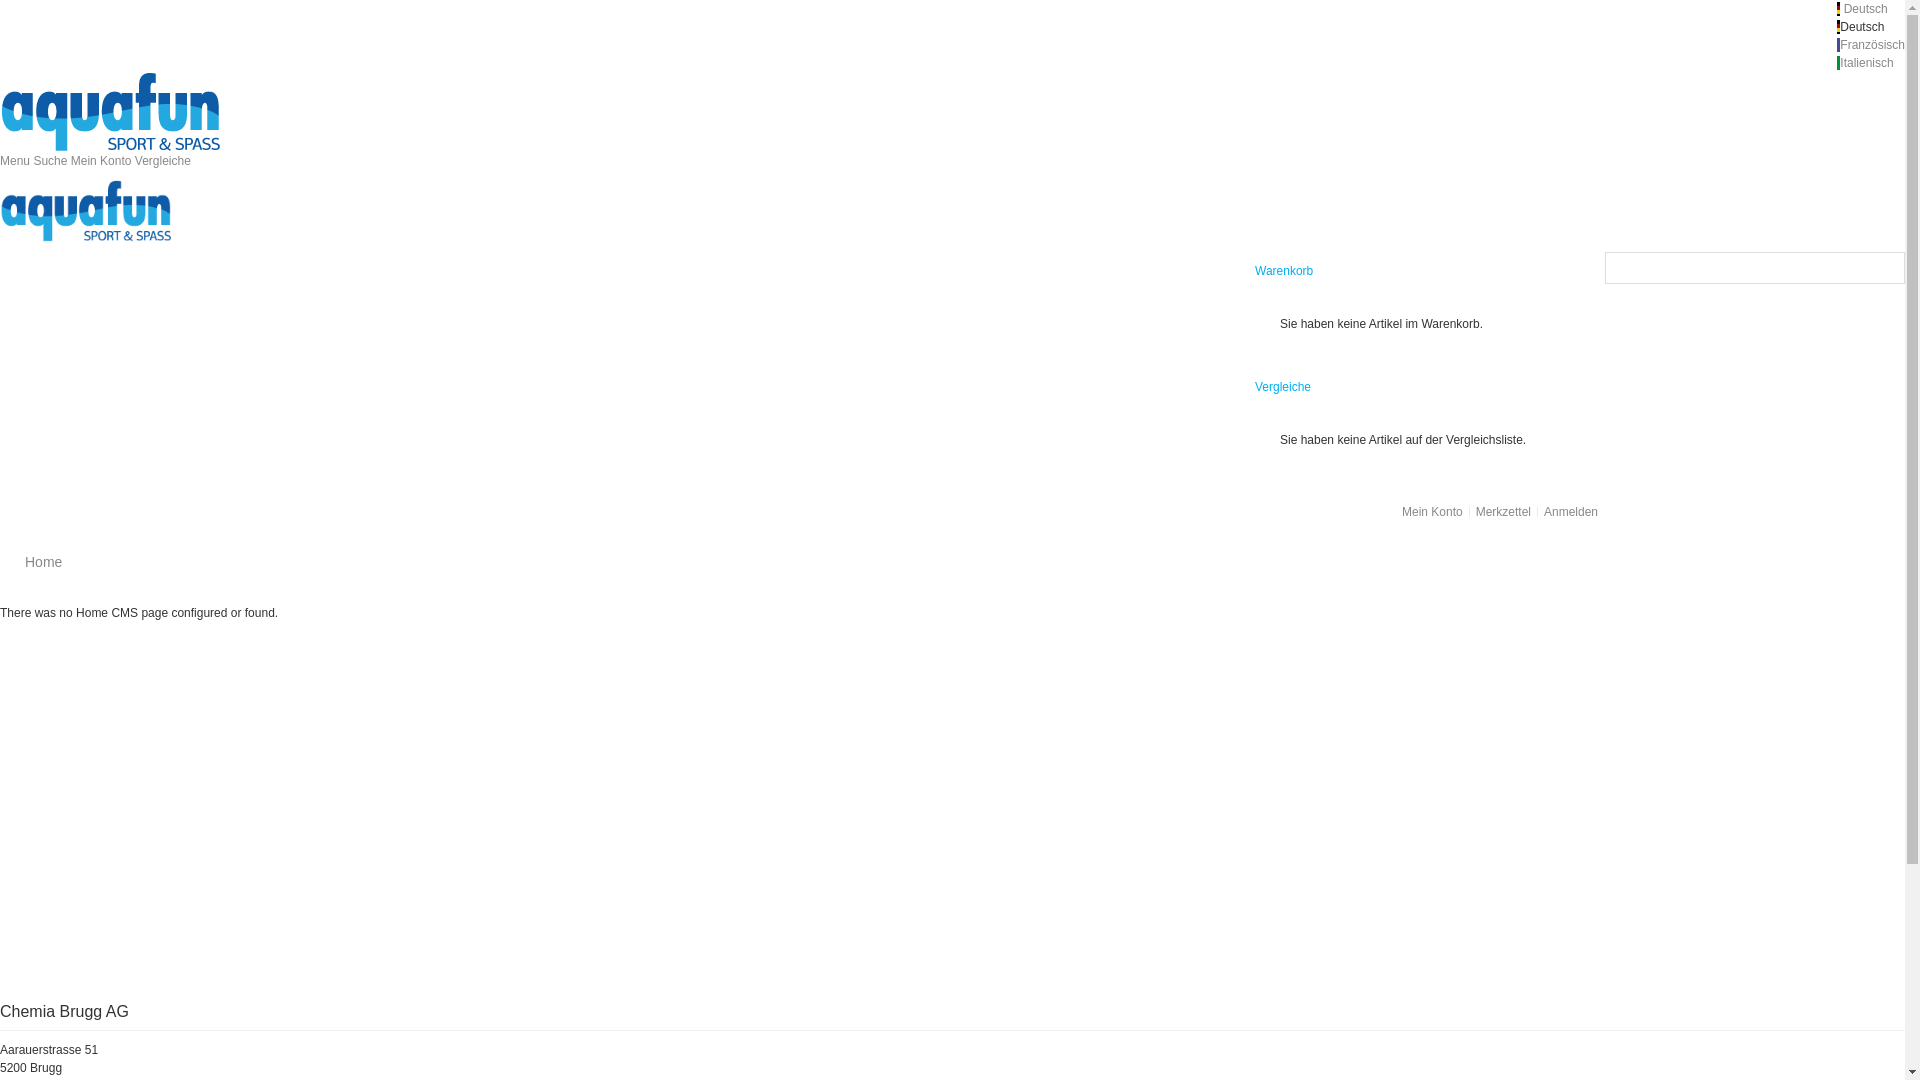 This screenshot has width=1920, height=1080. I want to click on ' Italienisch', so click(1864, 61).